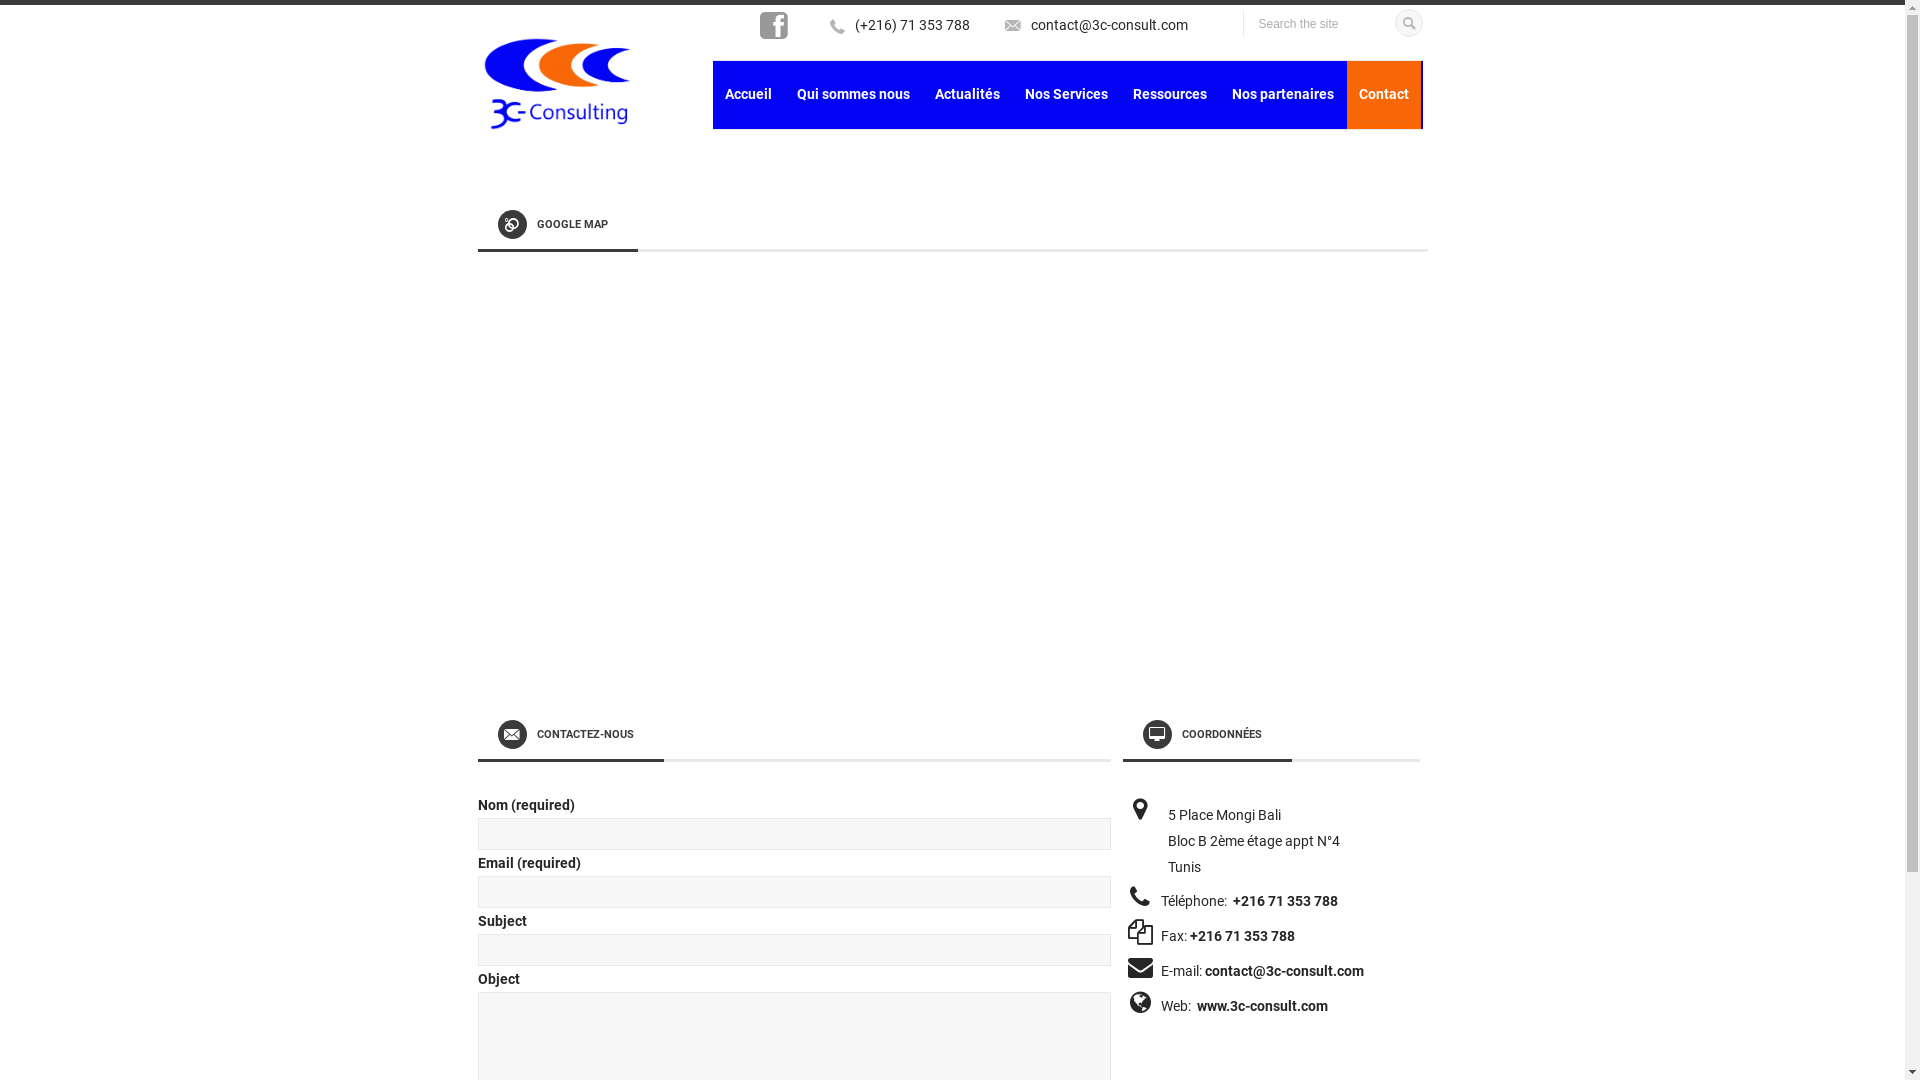 Image resolution: width=1920 pixels, height=1080 pixels. What do you see at coordinates (1169, 95) in the screenshot?
I see `'Ressources'` at bounding box center [1169, 95].